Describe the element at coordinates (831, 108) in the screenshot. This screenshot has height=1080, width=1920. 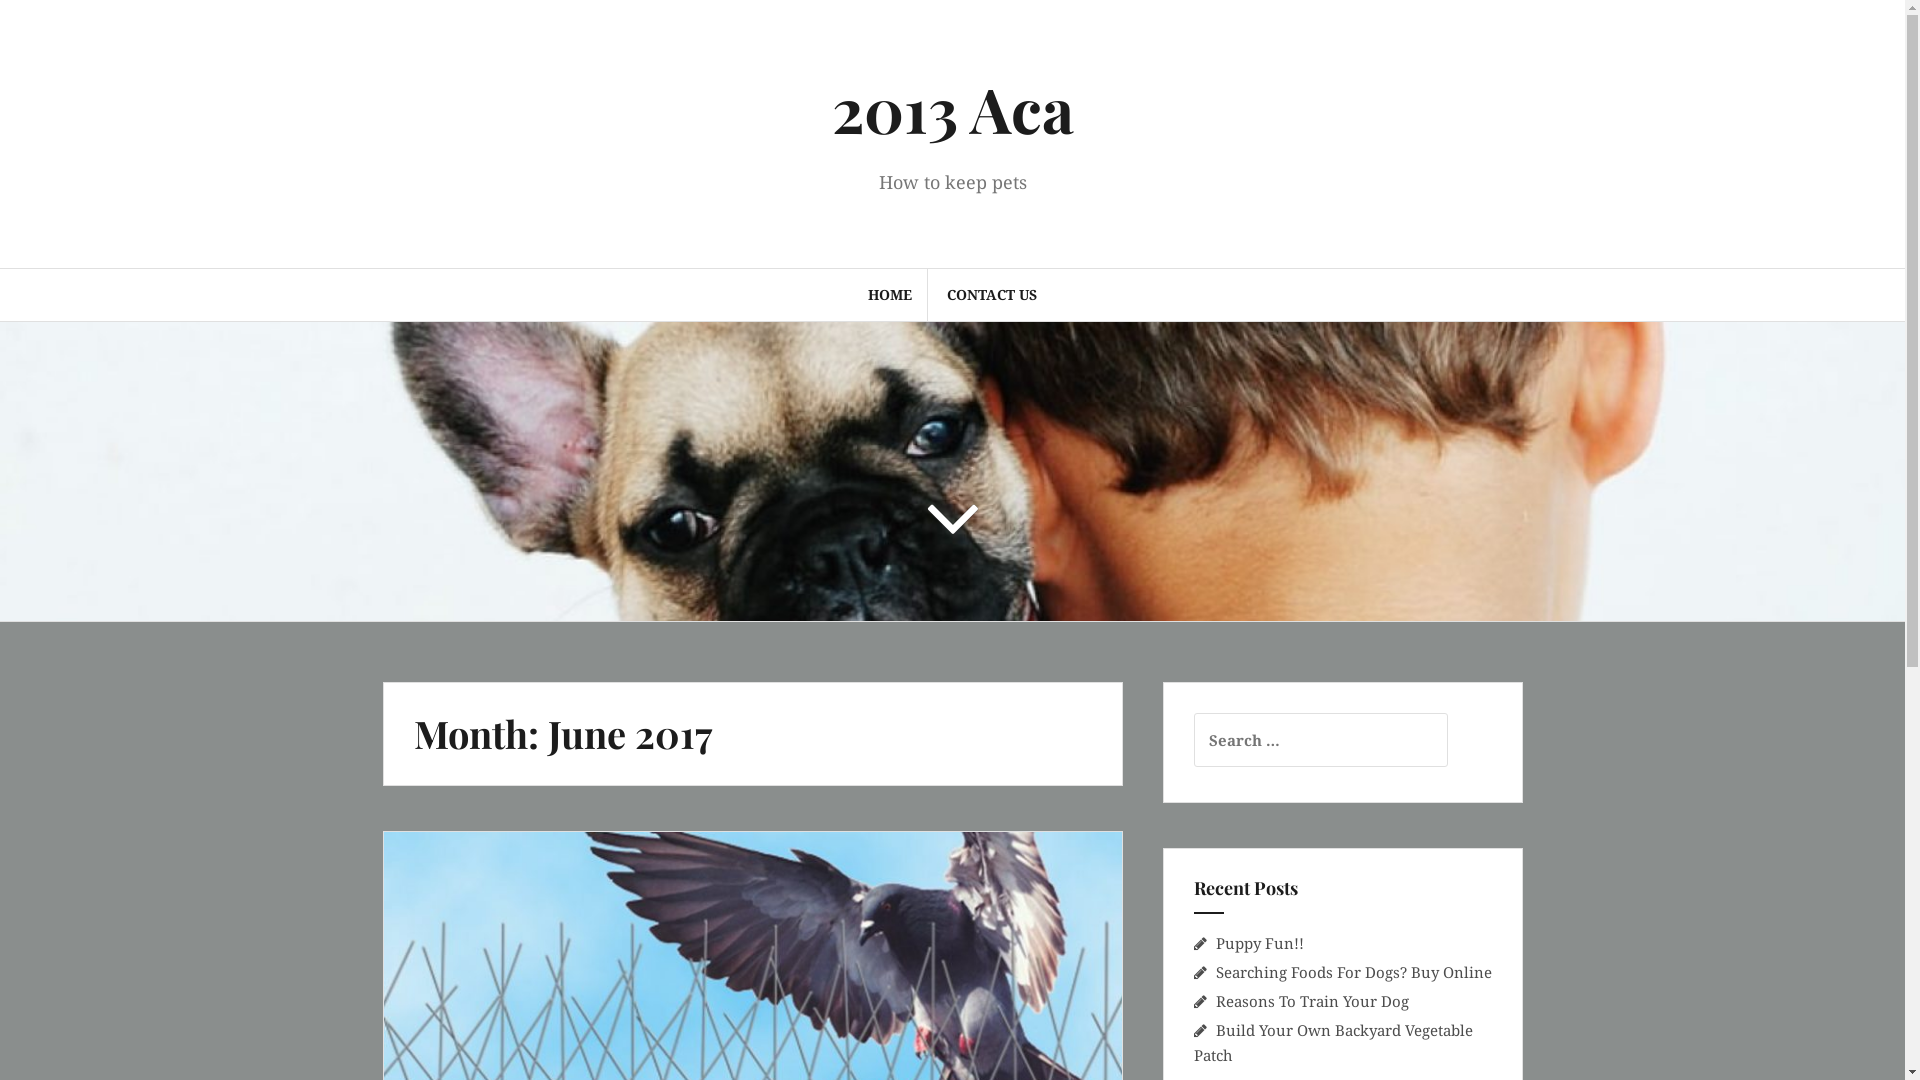
I see `'2013 Aca'` at that location.